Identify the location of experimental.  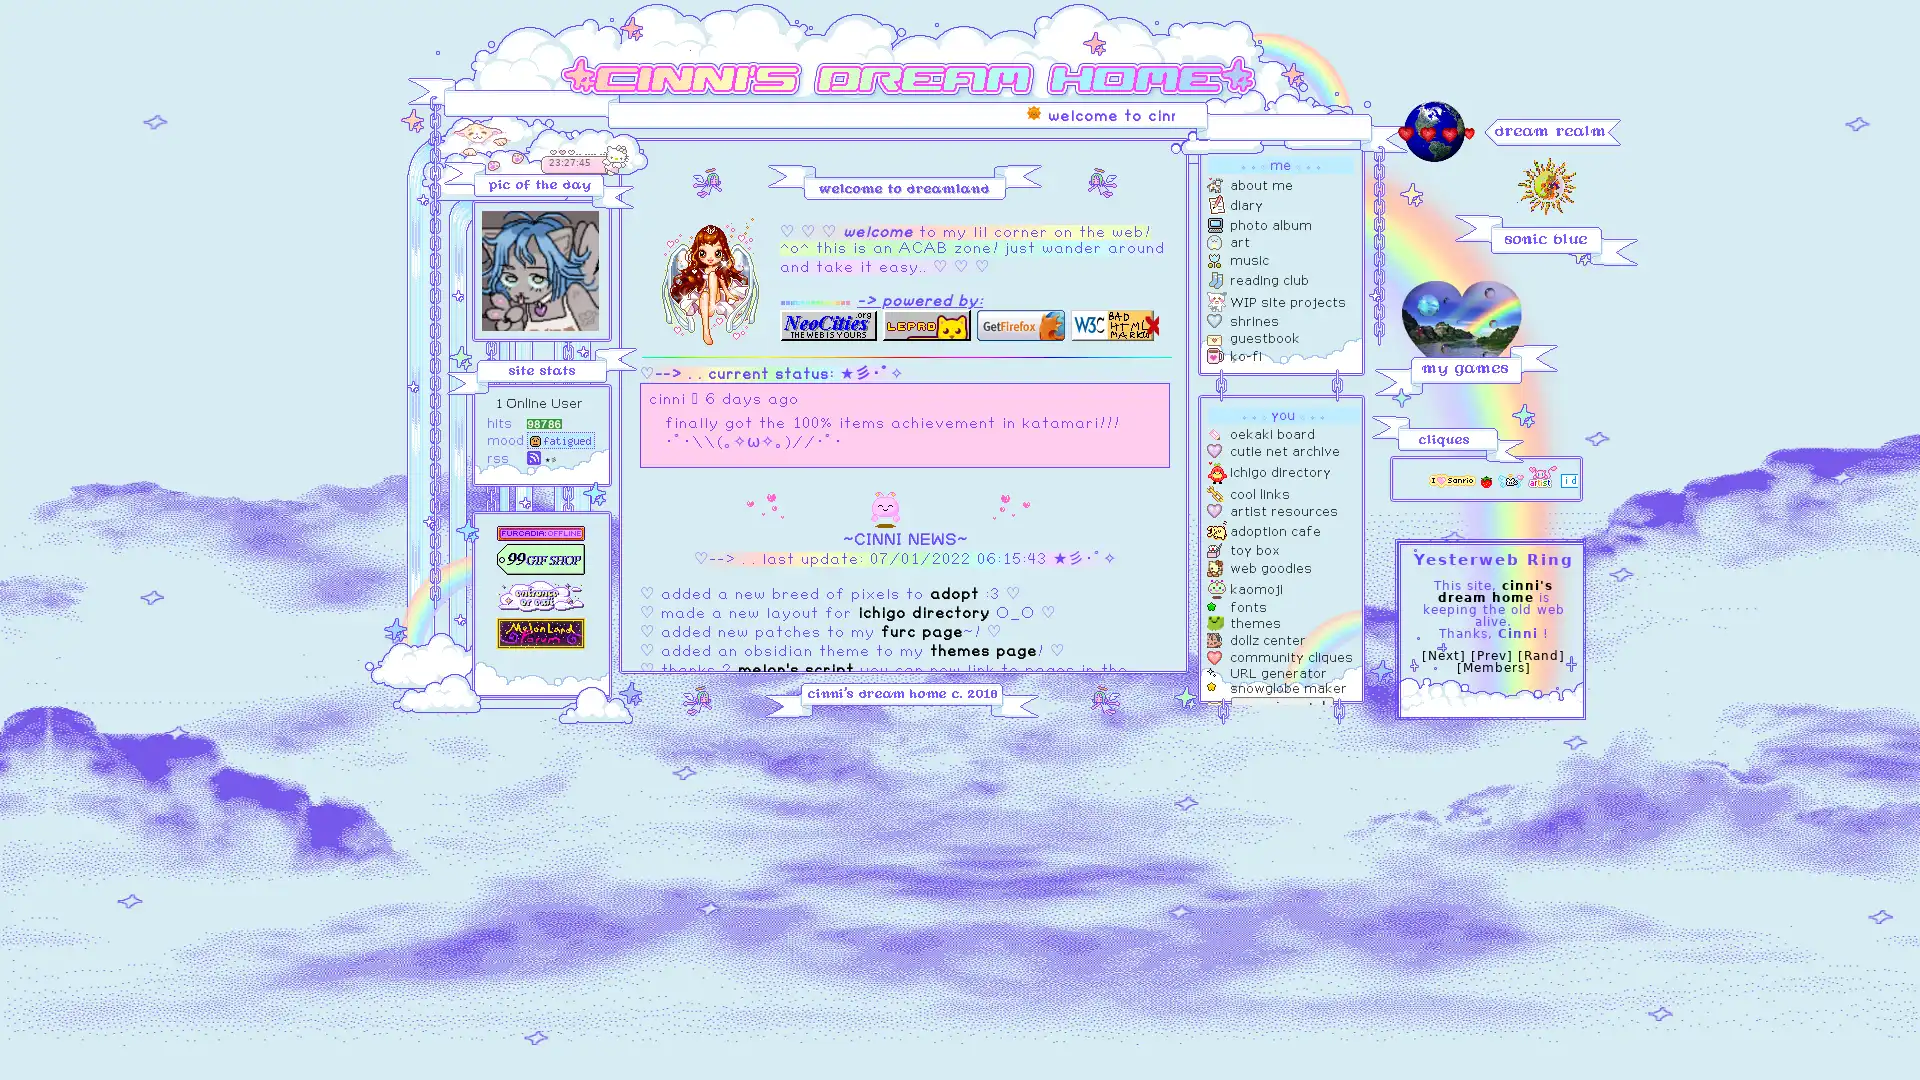
(1282, 705).